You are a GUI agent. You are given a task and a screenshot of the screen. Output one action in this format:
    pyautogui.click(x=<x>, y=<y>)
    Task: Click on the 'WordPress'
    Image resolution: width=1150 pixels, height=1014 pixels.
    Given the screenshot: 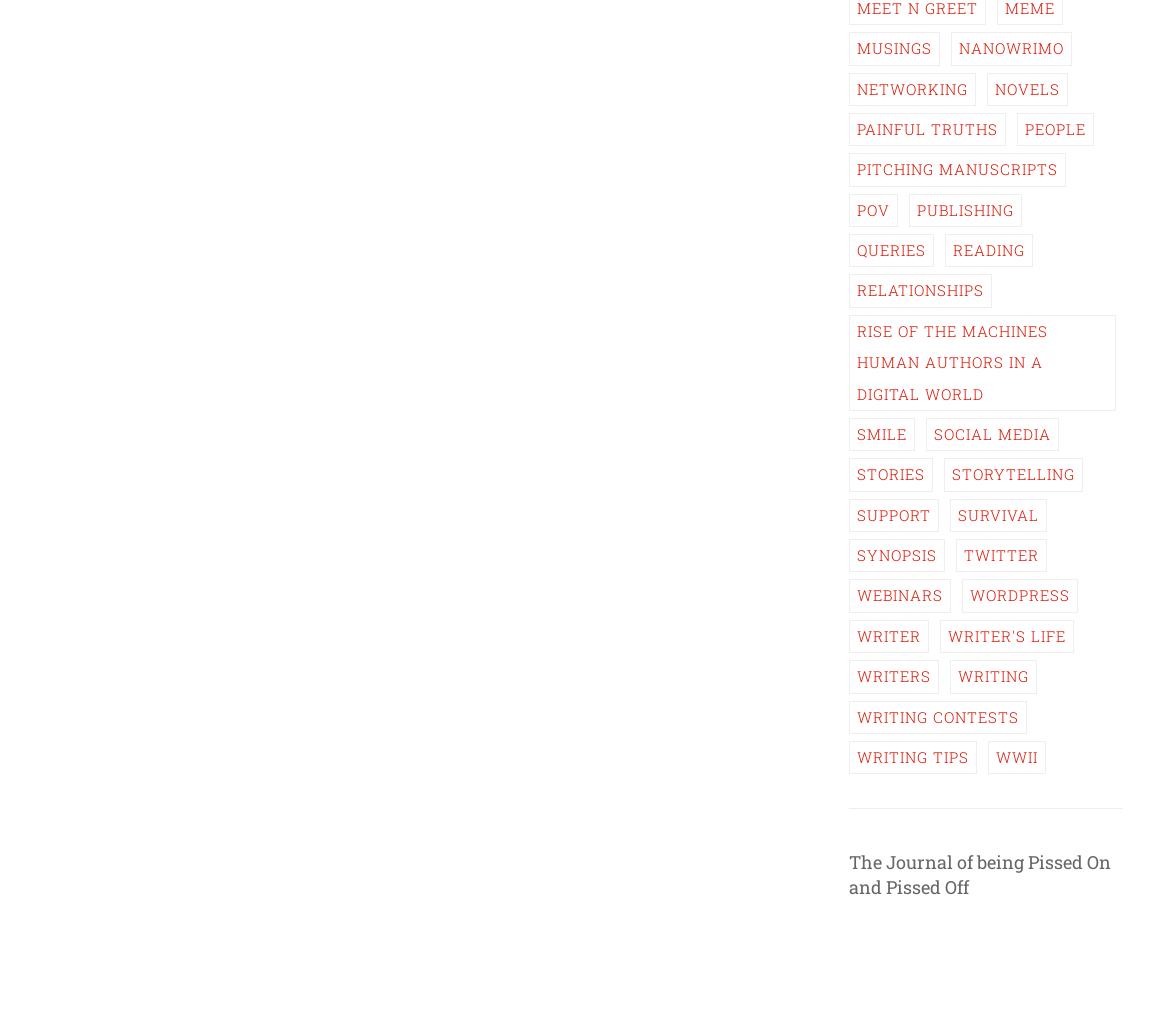 What is the action you would take?
    pyautogui.click(x=970, y=595)
    